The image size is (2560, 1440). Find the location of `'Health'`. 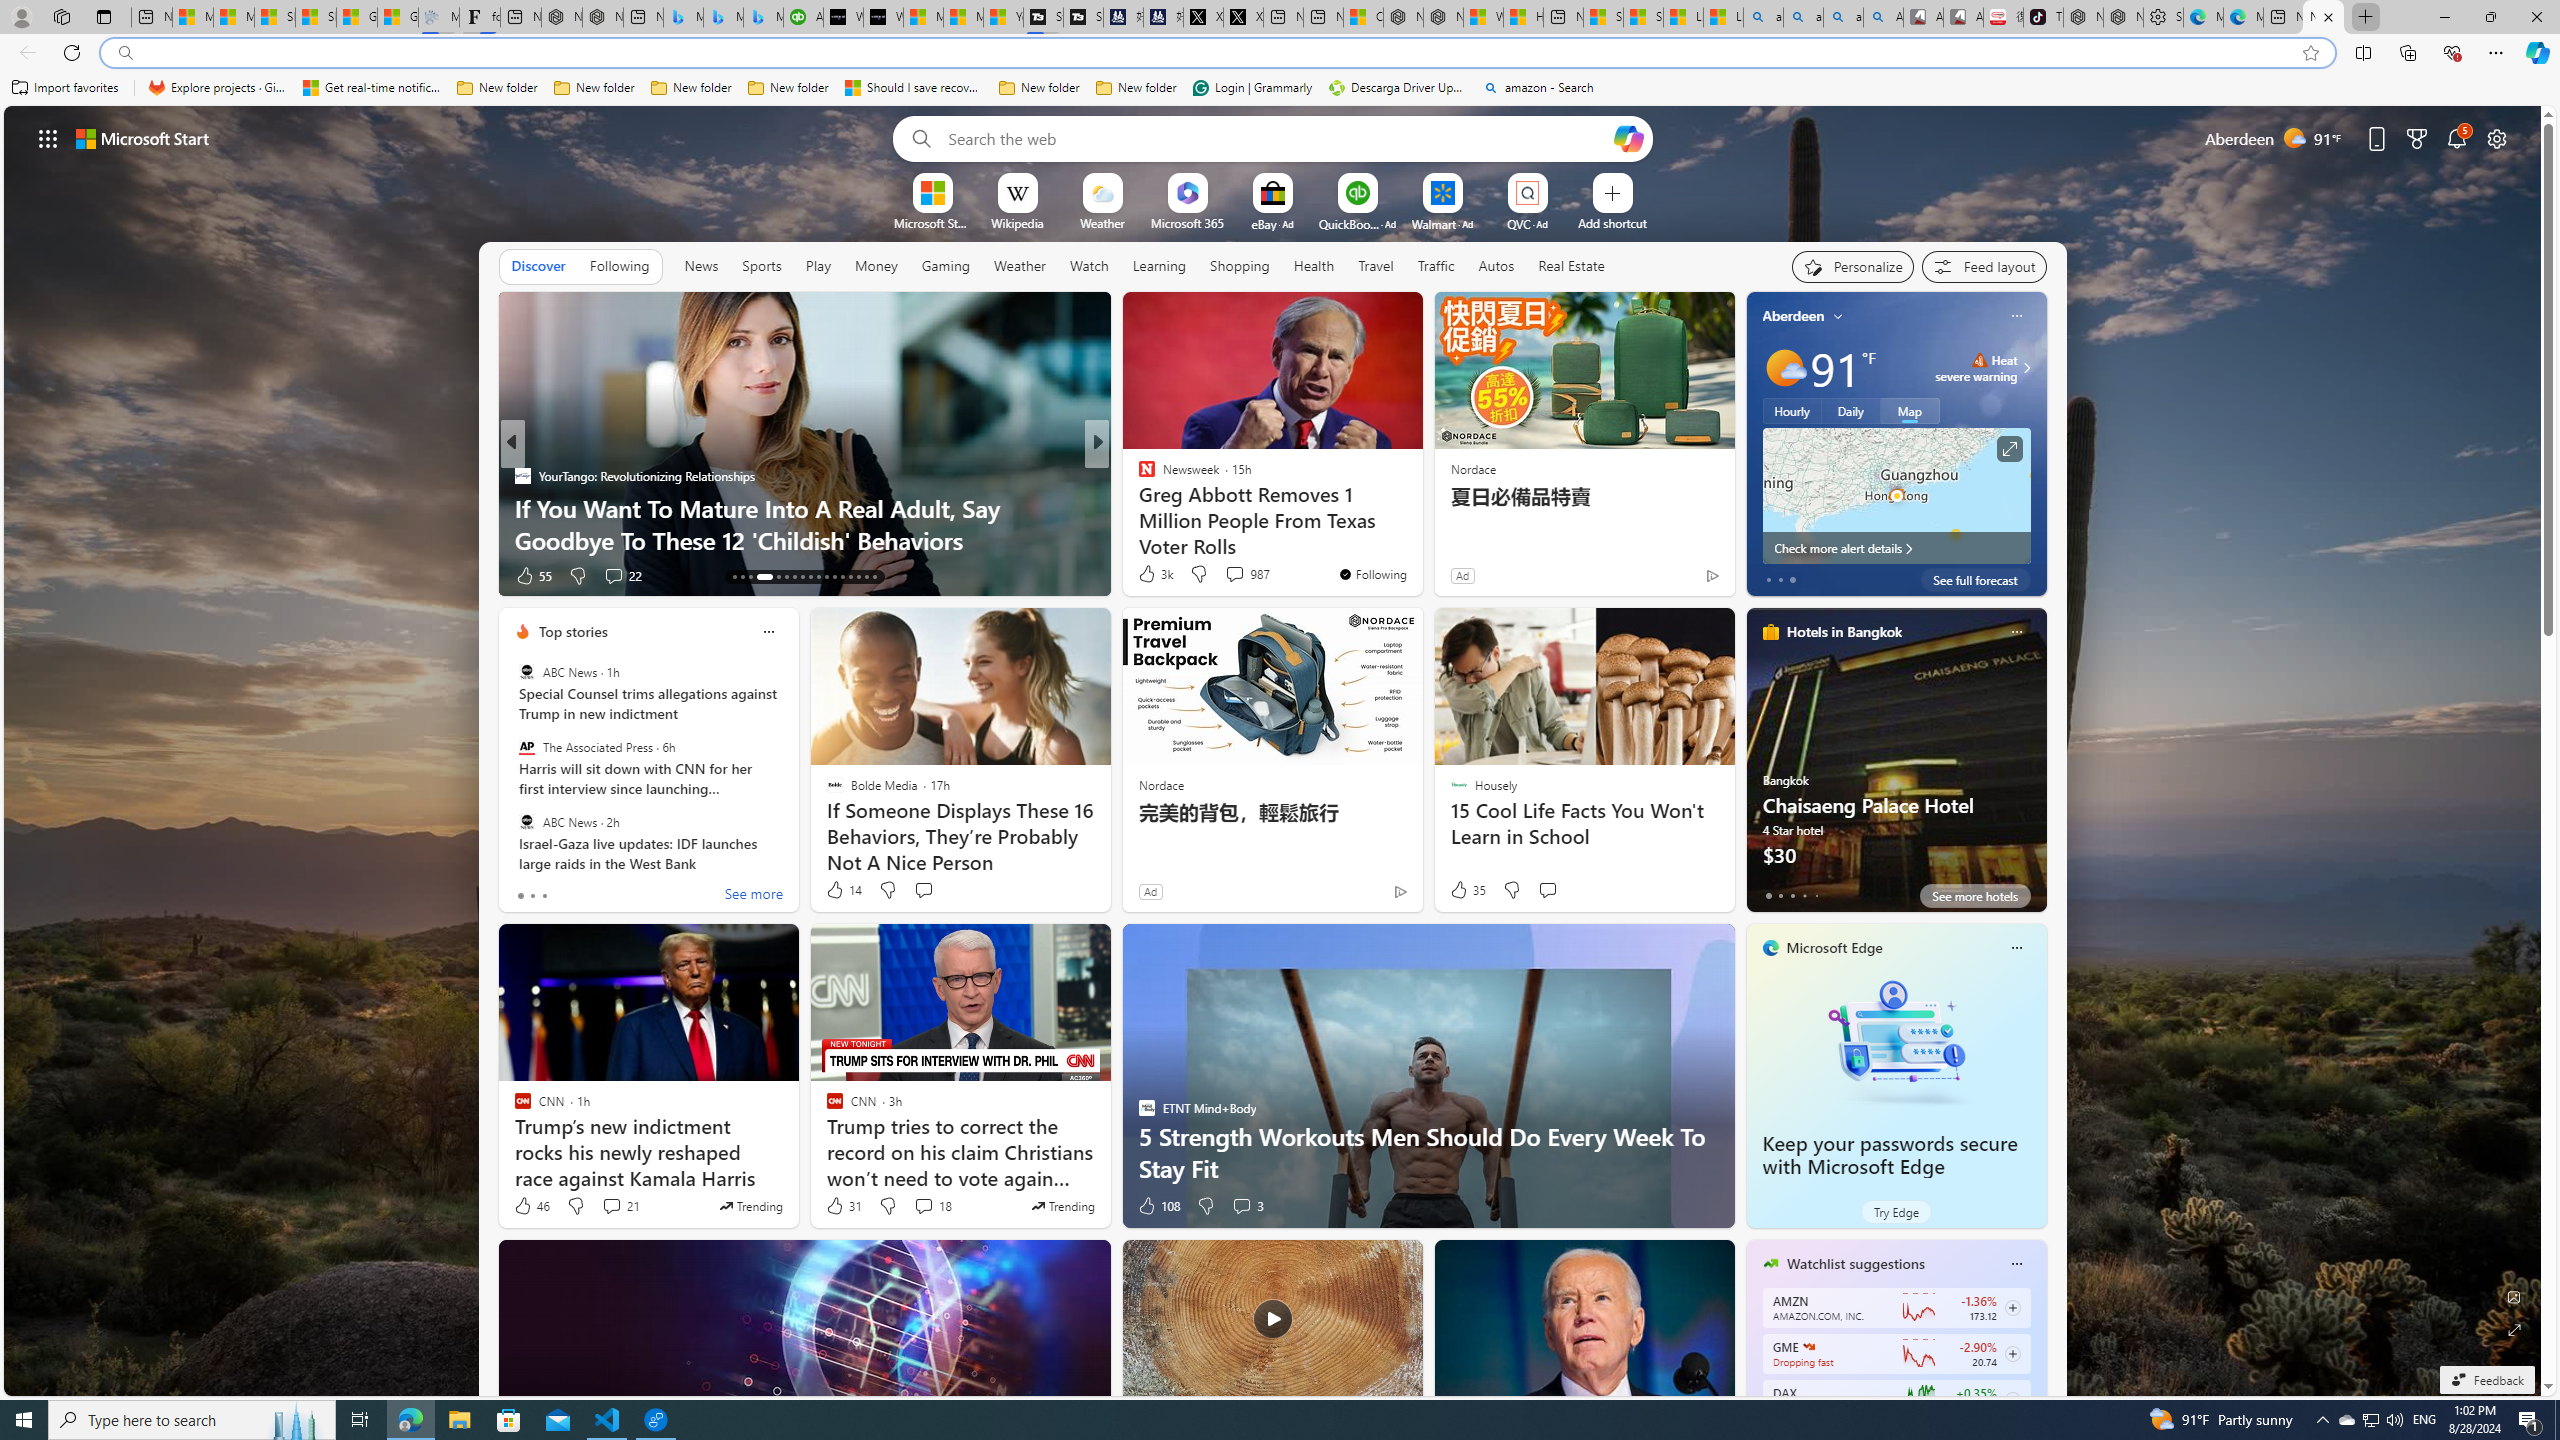

'Health' is located at coordinates (1312, 265).